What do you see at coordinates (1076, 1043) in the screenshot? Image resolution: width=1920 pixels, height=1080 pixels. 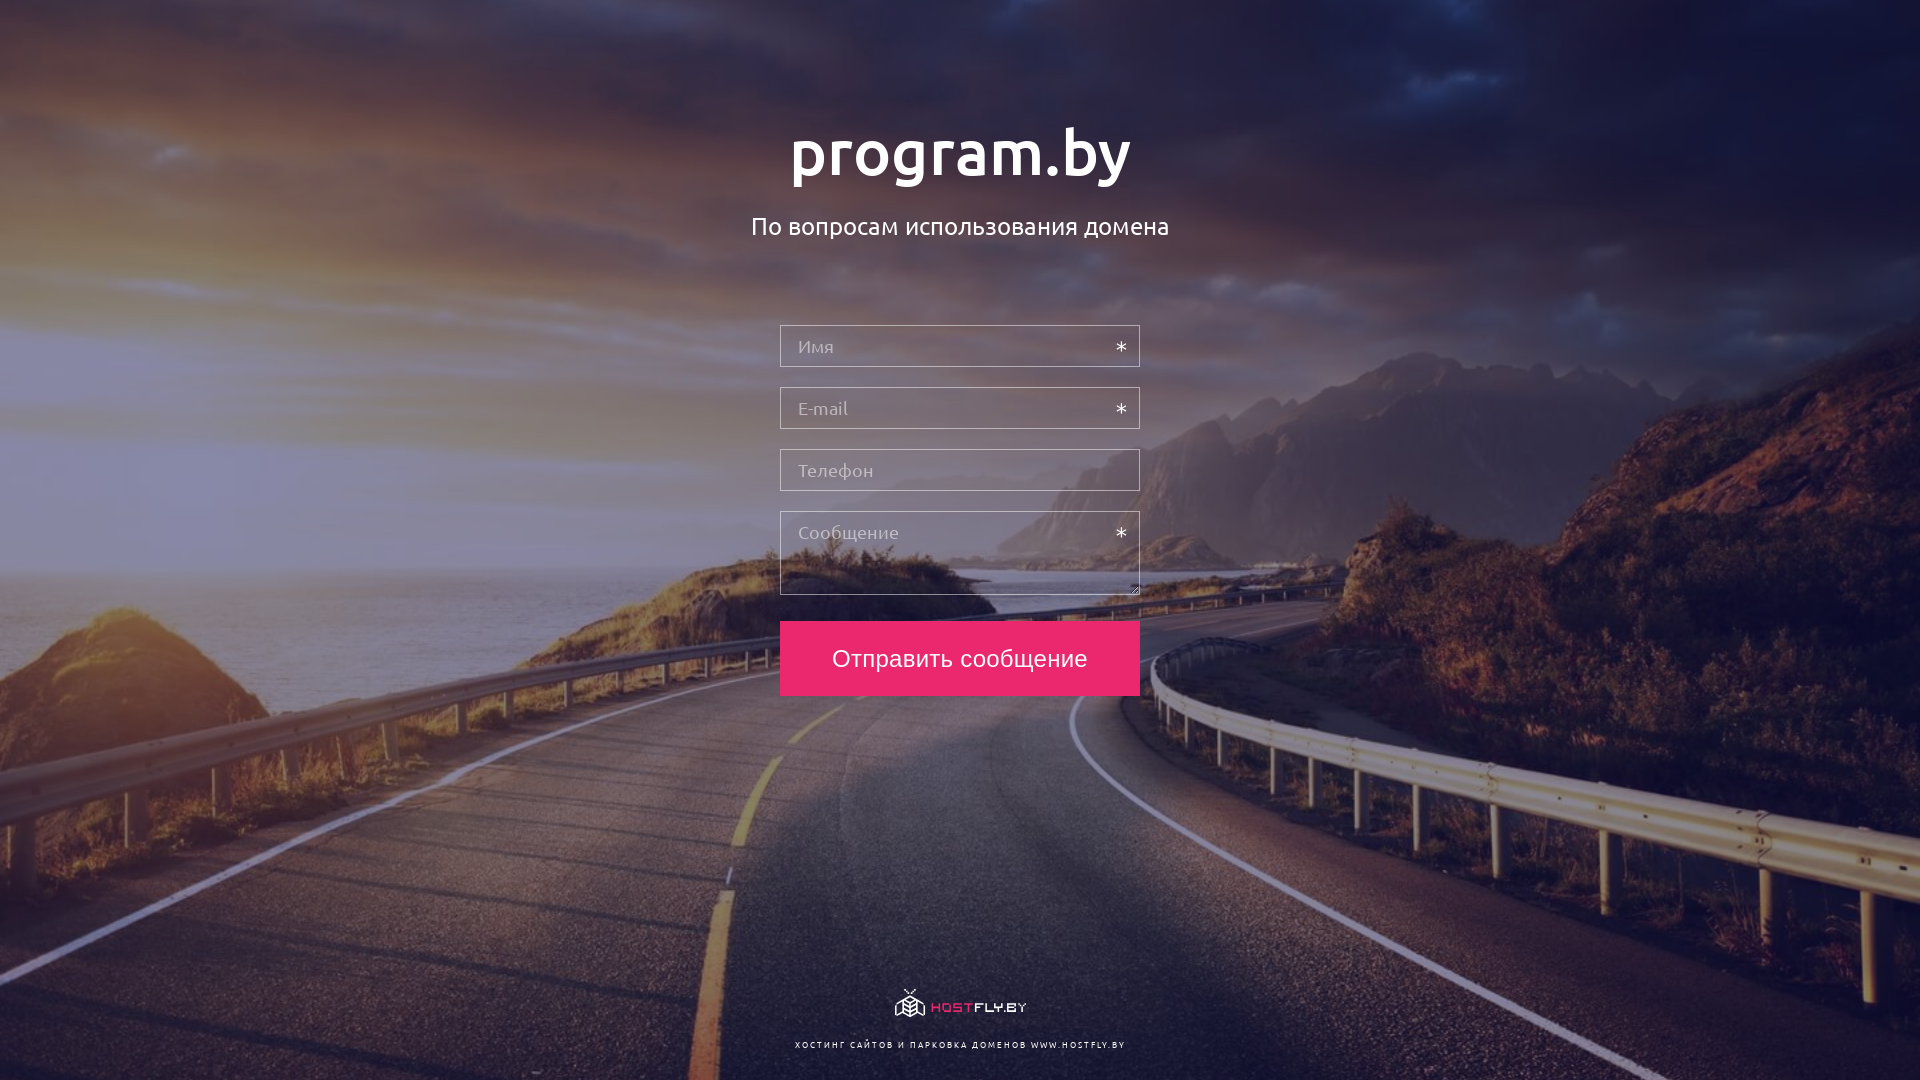 I see `'WWW.HOSTFLY.BY'` at bounding box center [1076, 1043].